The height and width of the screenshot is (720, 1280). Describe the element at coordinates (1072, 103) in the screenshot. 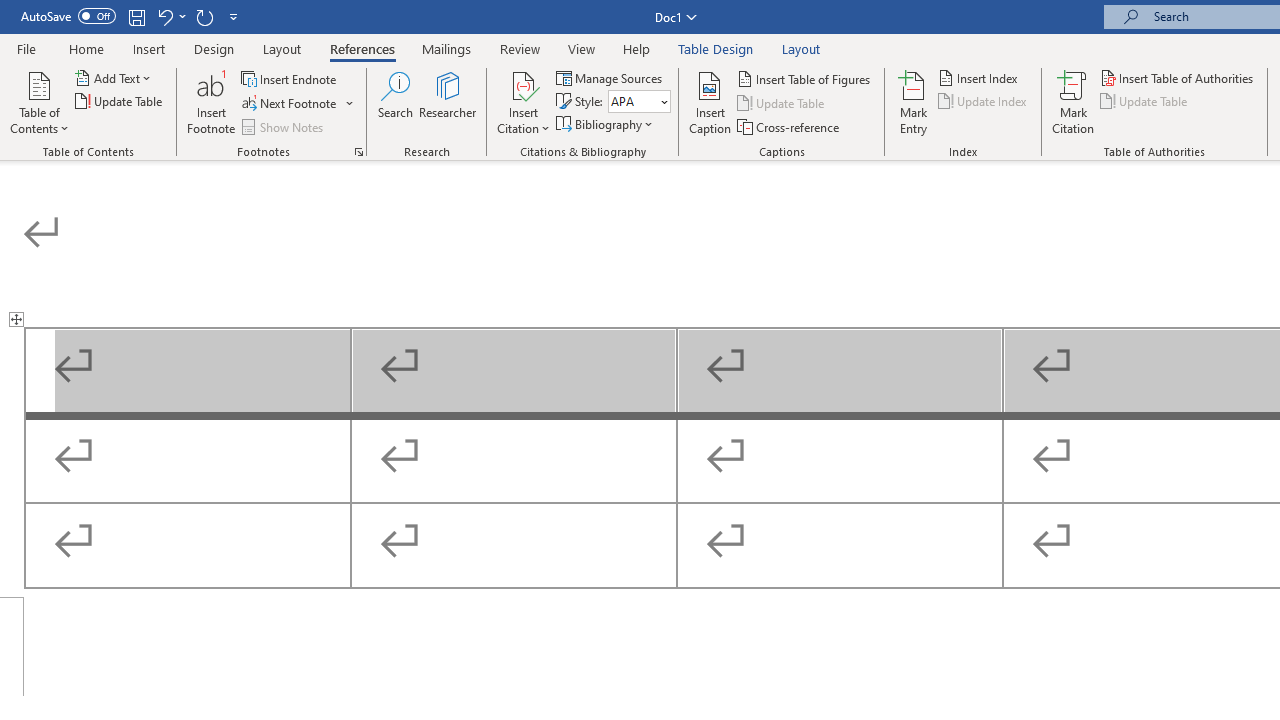

I see `'Mark Citation...'` at that location.